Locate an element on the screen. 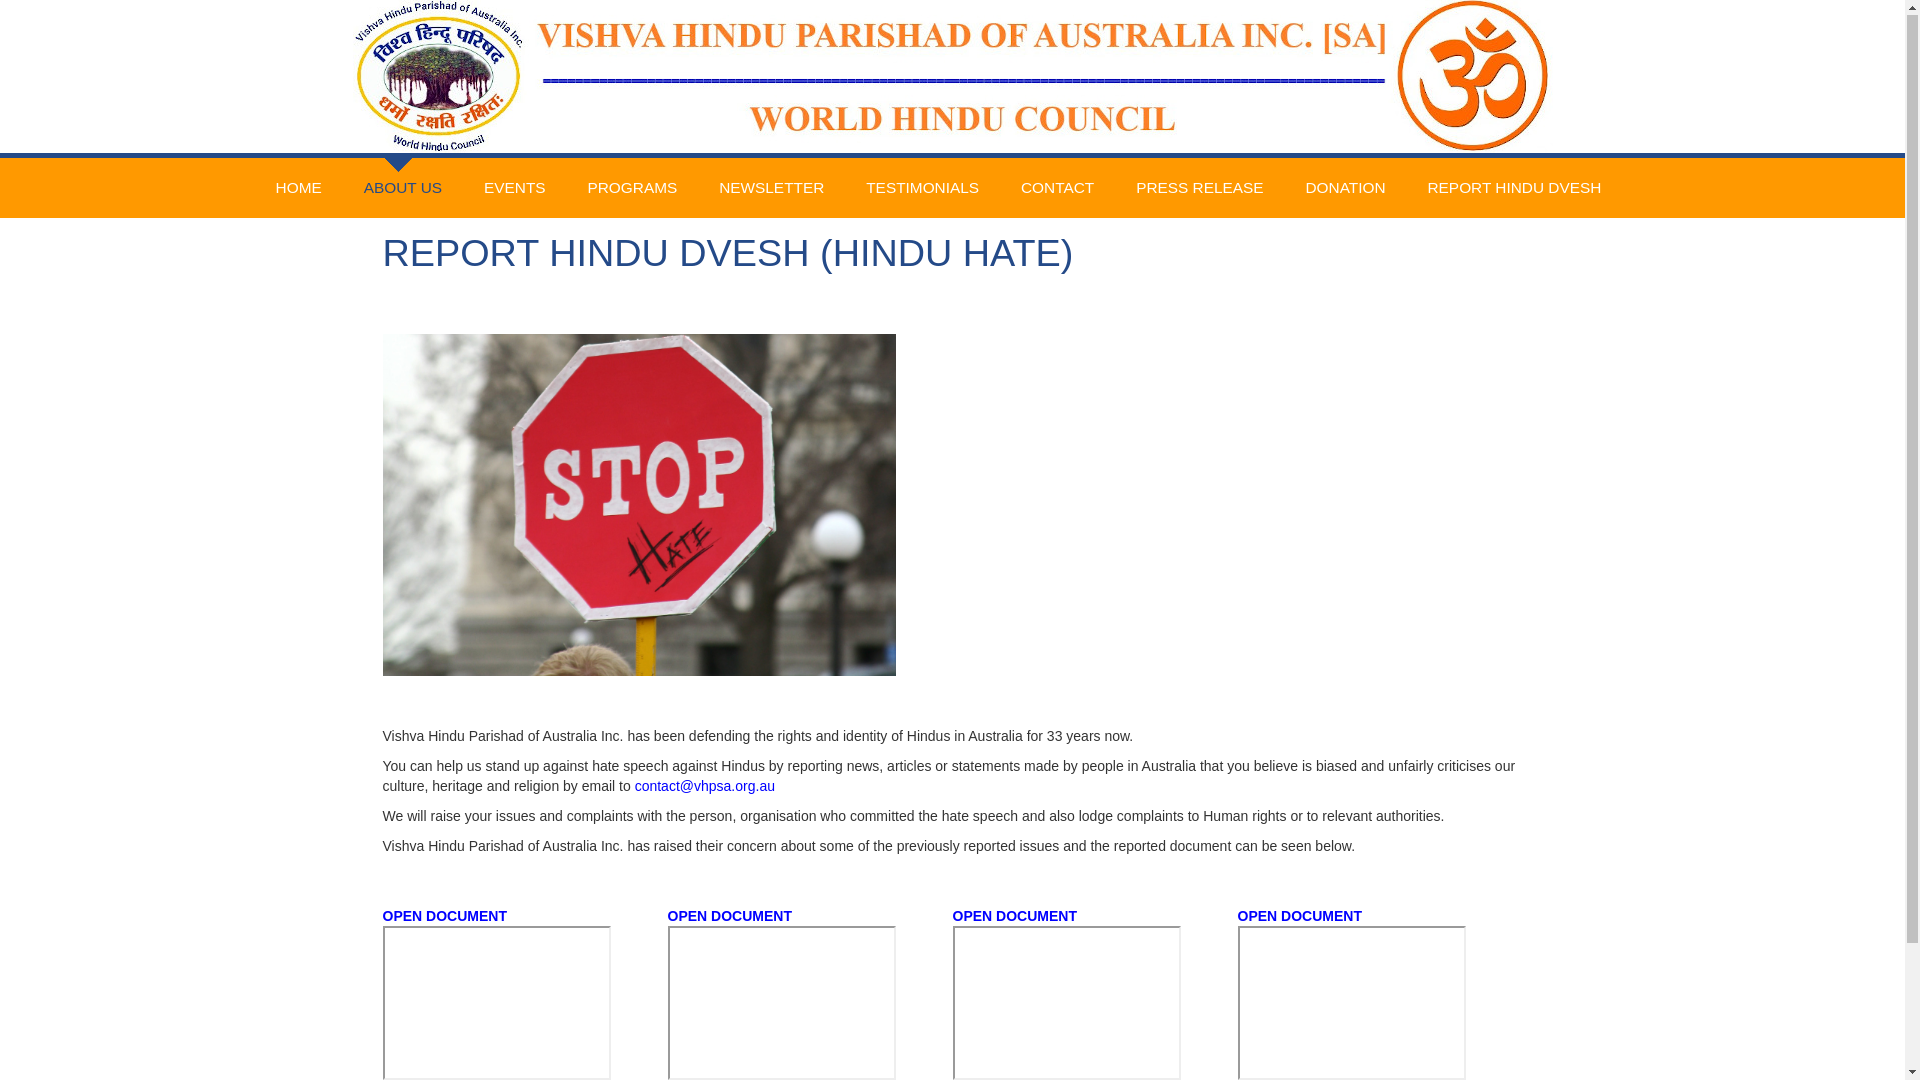  'PRESS RELEASE' is located at coordinates (1199, 189).